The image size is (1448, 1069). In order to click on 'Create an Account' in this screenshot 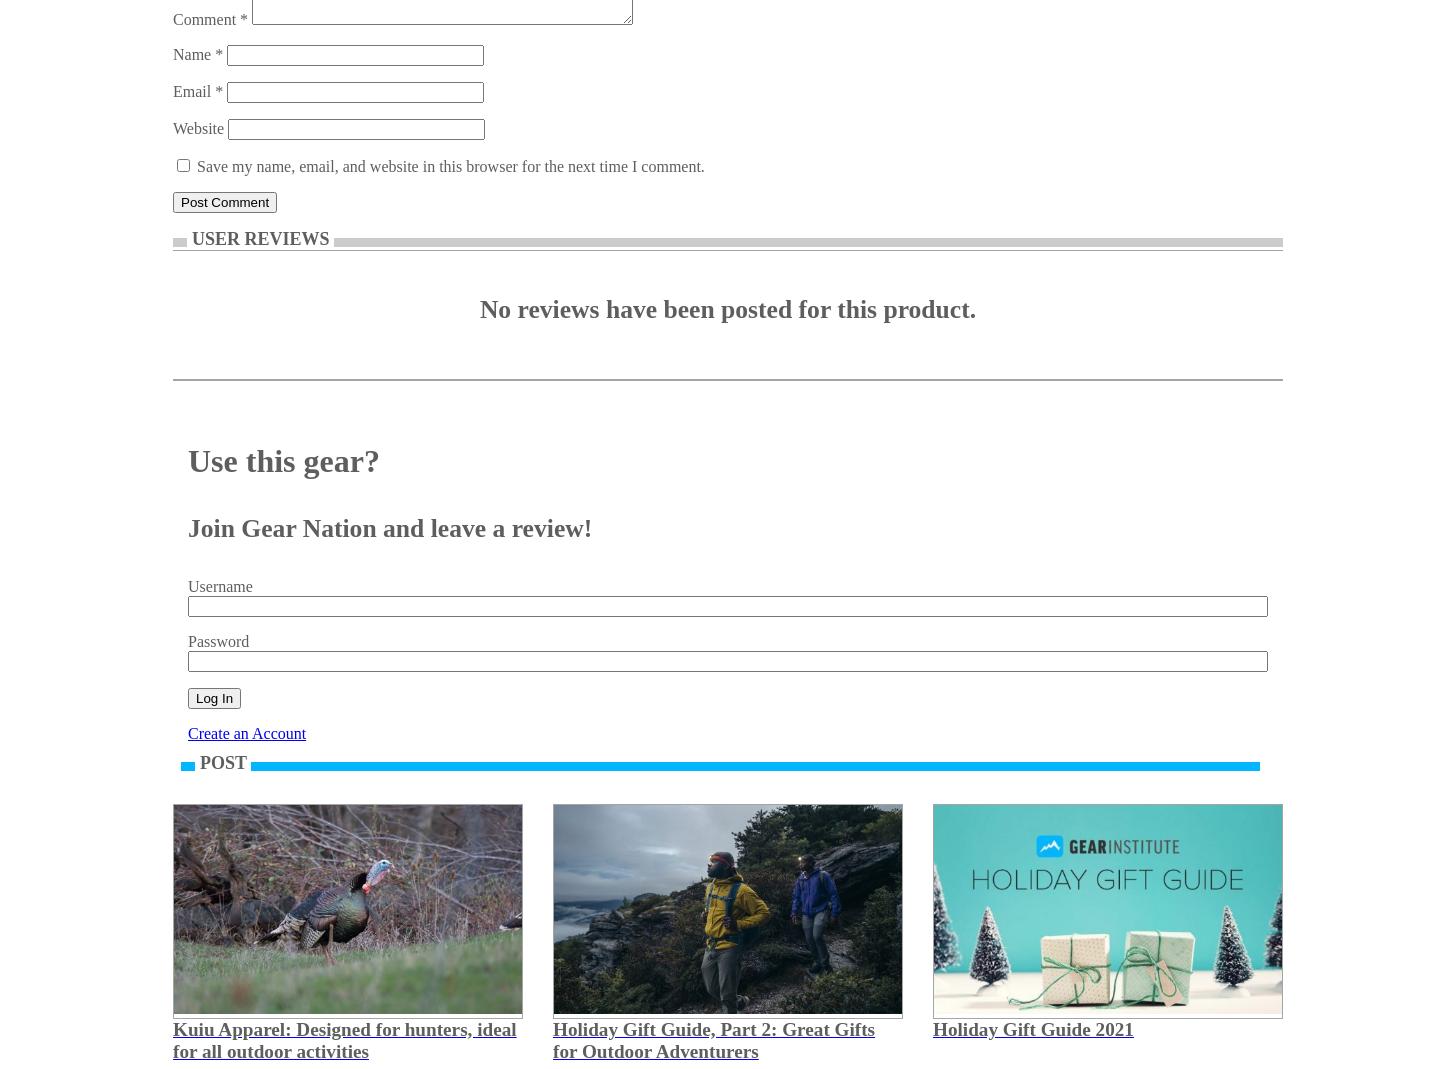, I will do `click(187, 732)`.